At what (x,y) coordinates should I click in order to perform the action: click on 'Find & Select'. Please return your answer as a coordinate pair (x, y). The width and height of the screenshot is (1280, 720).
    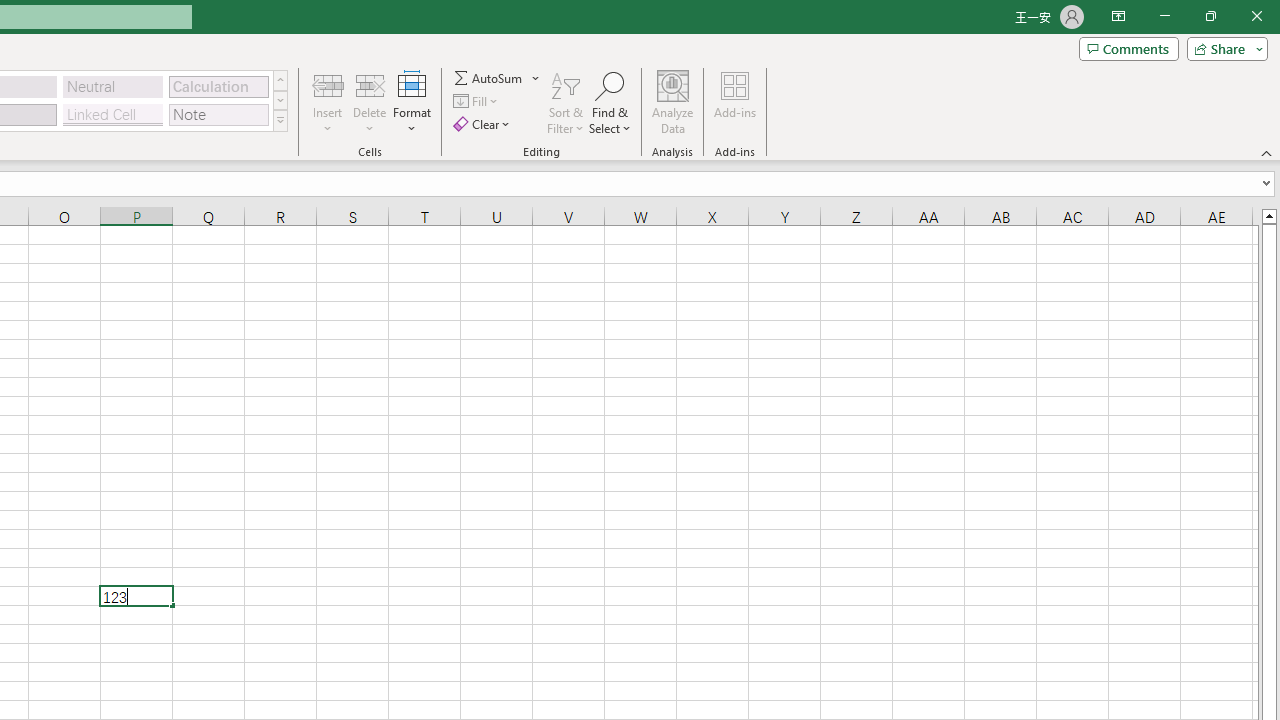
    Looking at the image, I should click on (609, 103).